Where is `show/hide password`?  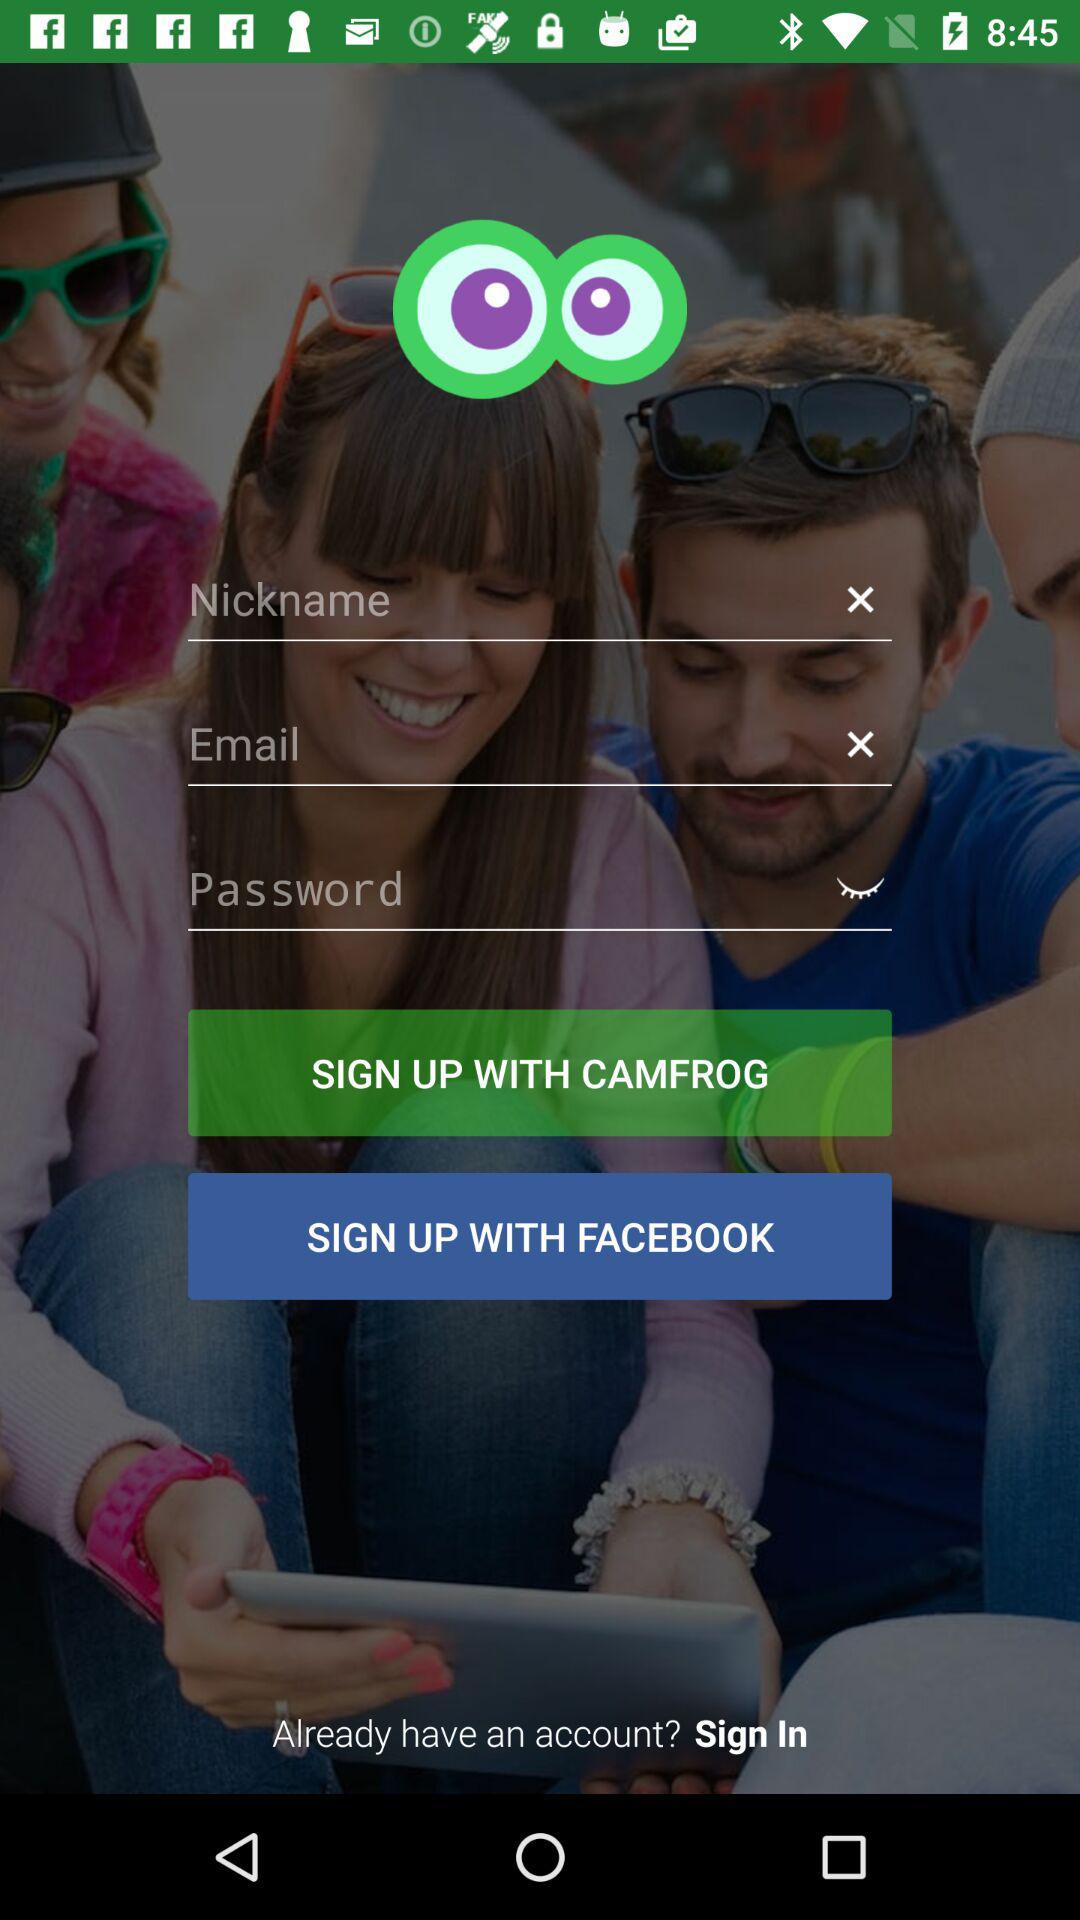 show/hide password is located at coordinates (859, 887).